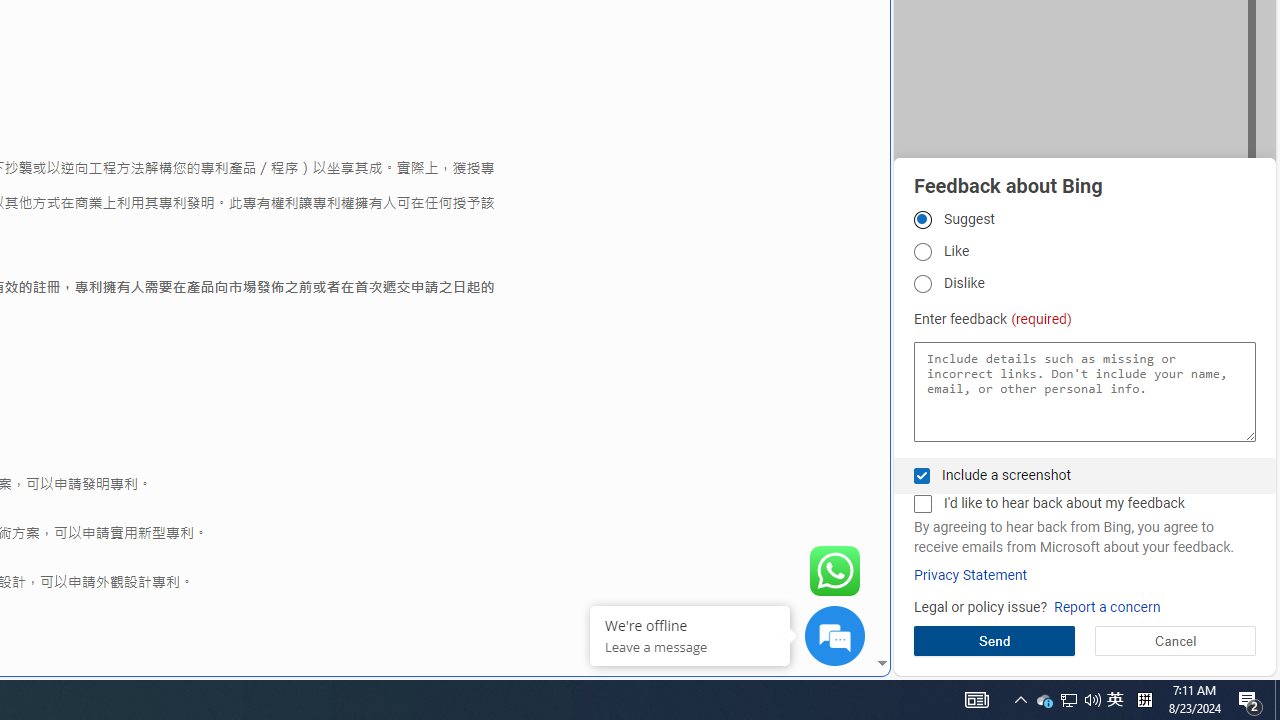 Image resolution: width=1280 pixels, height=720 pixels. Describe the element at coordinates (921, 502) in the screenshot. I see `'I'` at that location.